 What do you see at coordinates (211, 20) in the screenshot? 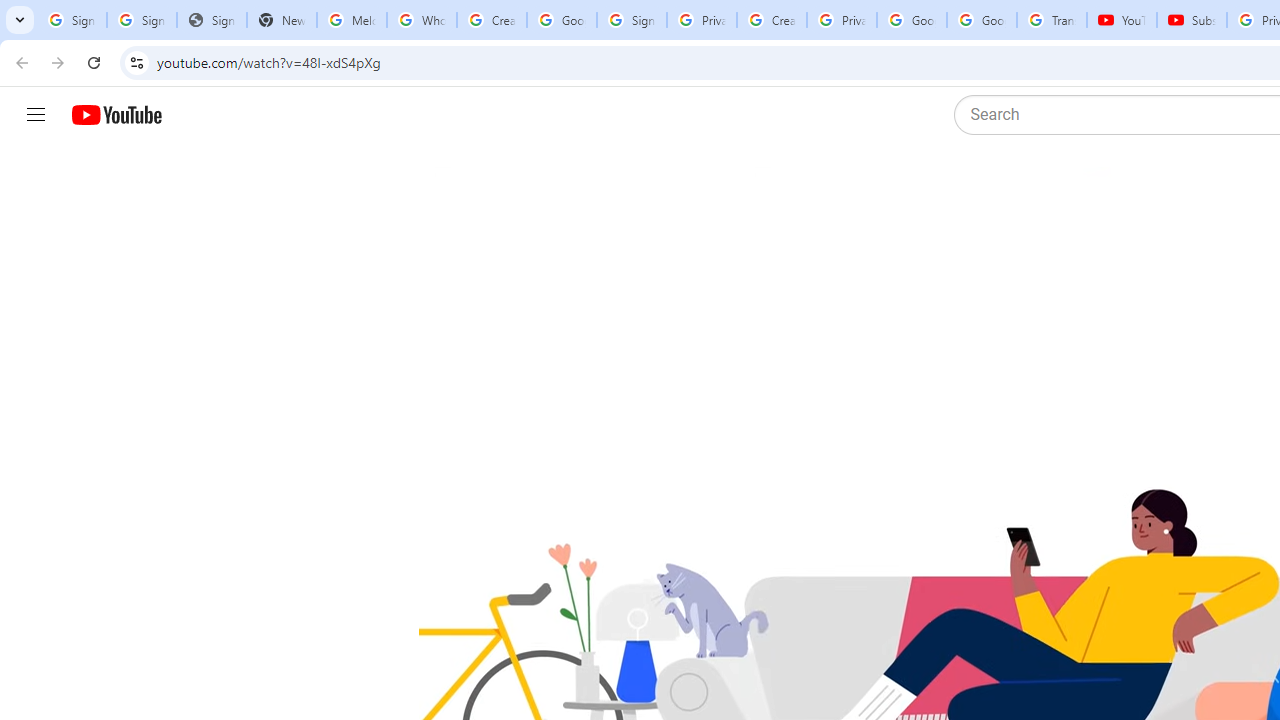
I see `'Sign In - USA TODAY'` at bounding box center [211, 20].